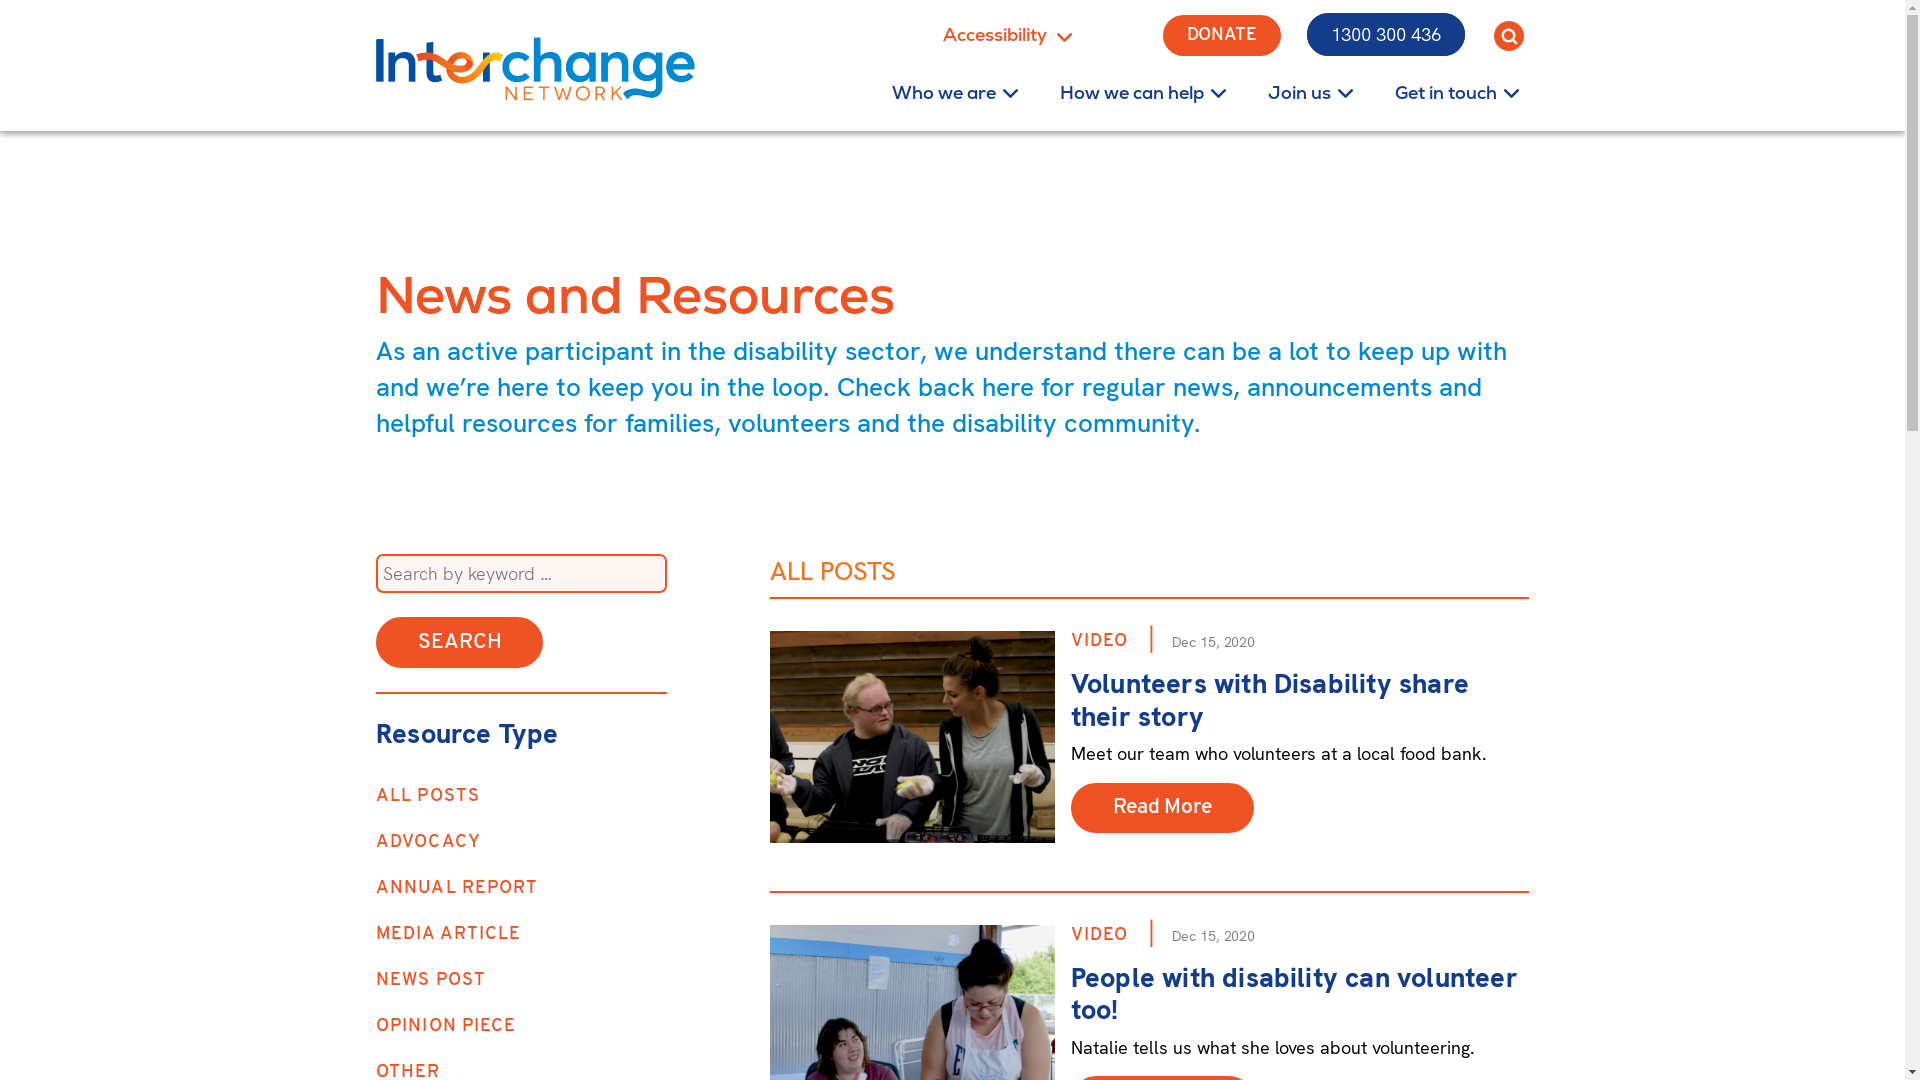 This screenshot has width=1920, height=1080. What do you see at coordinates (1022, 34) in the screenshot?
I see `'Accessibility'` at bounding box center [1022, 34].